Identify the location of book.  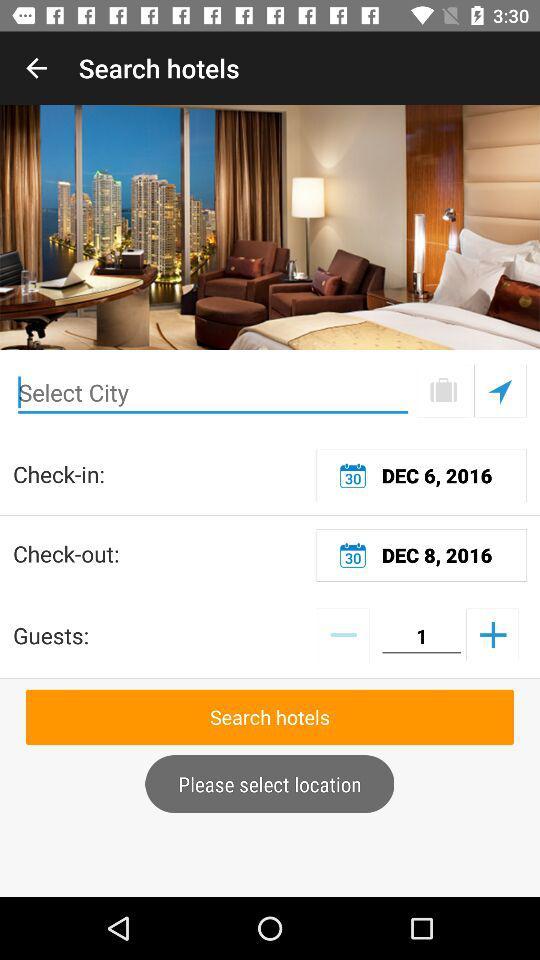
(443, 390).